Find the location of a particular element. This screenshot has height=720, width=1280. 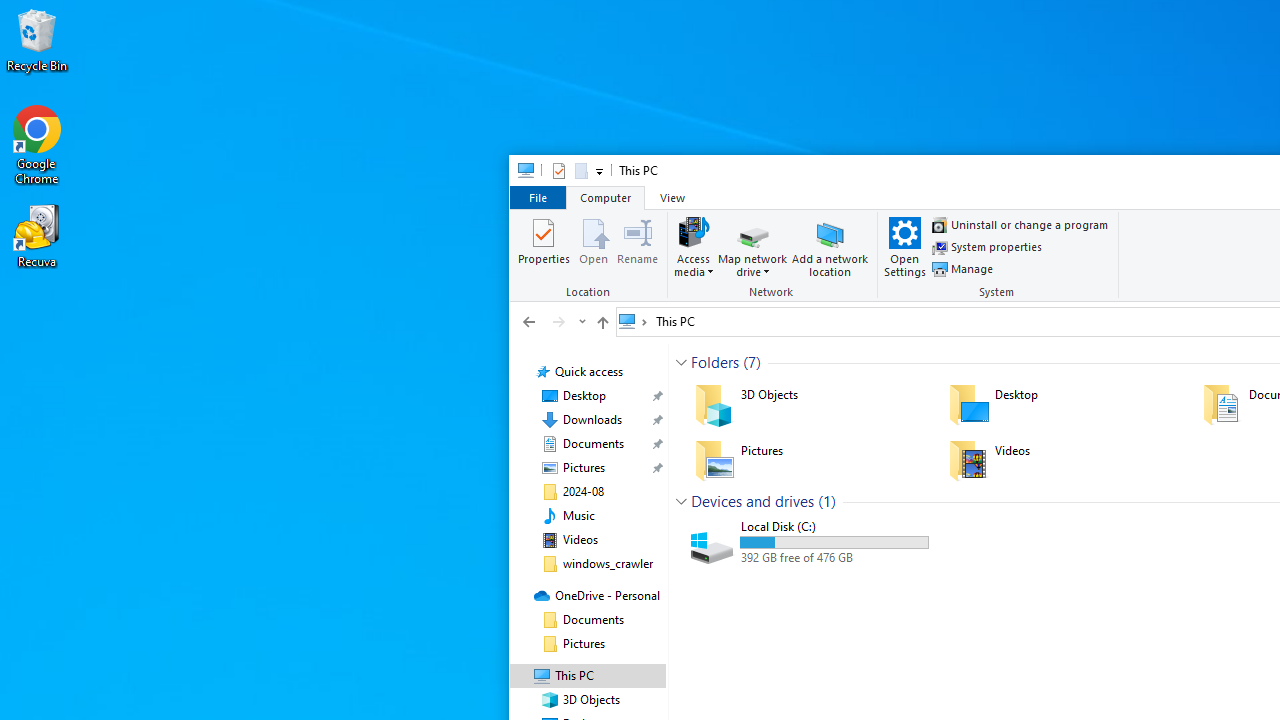

'Recent locations' is located at coordinates (580, 320).